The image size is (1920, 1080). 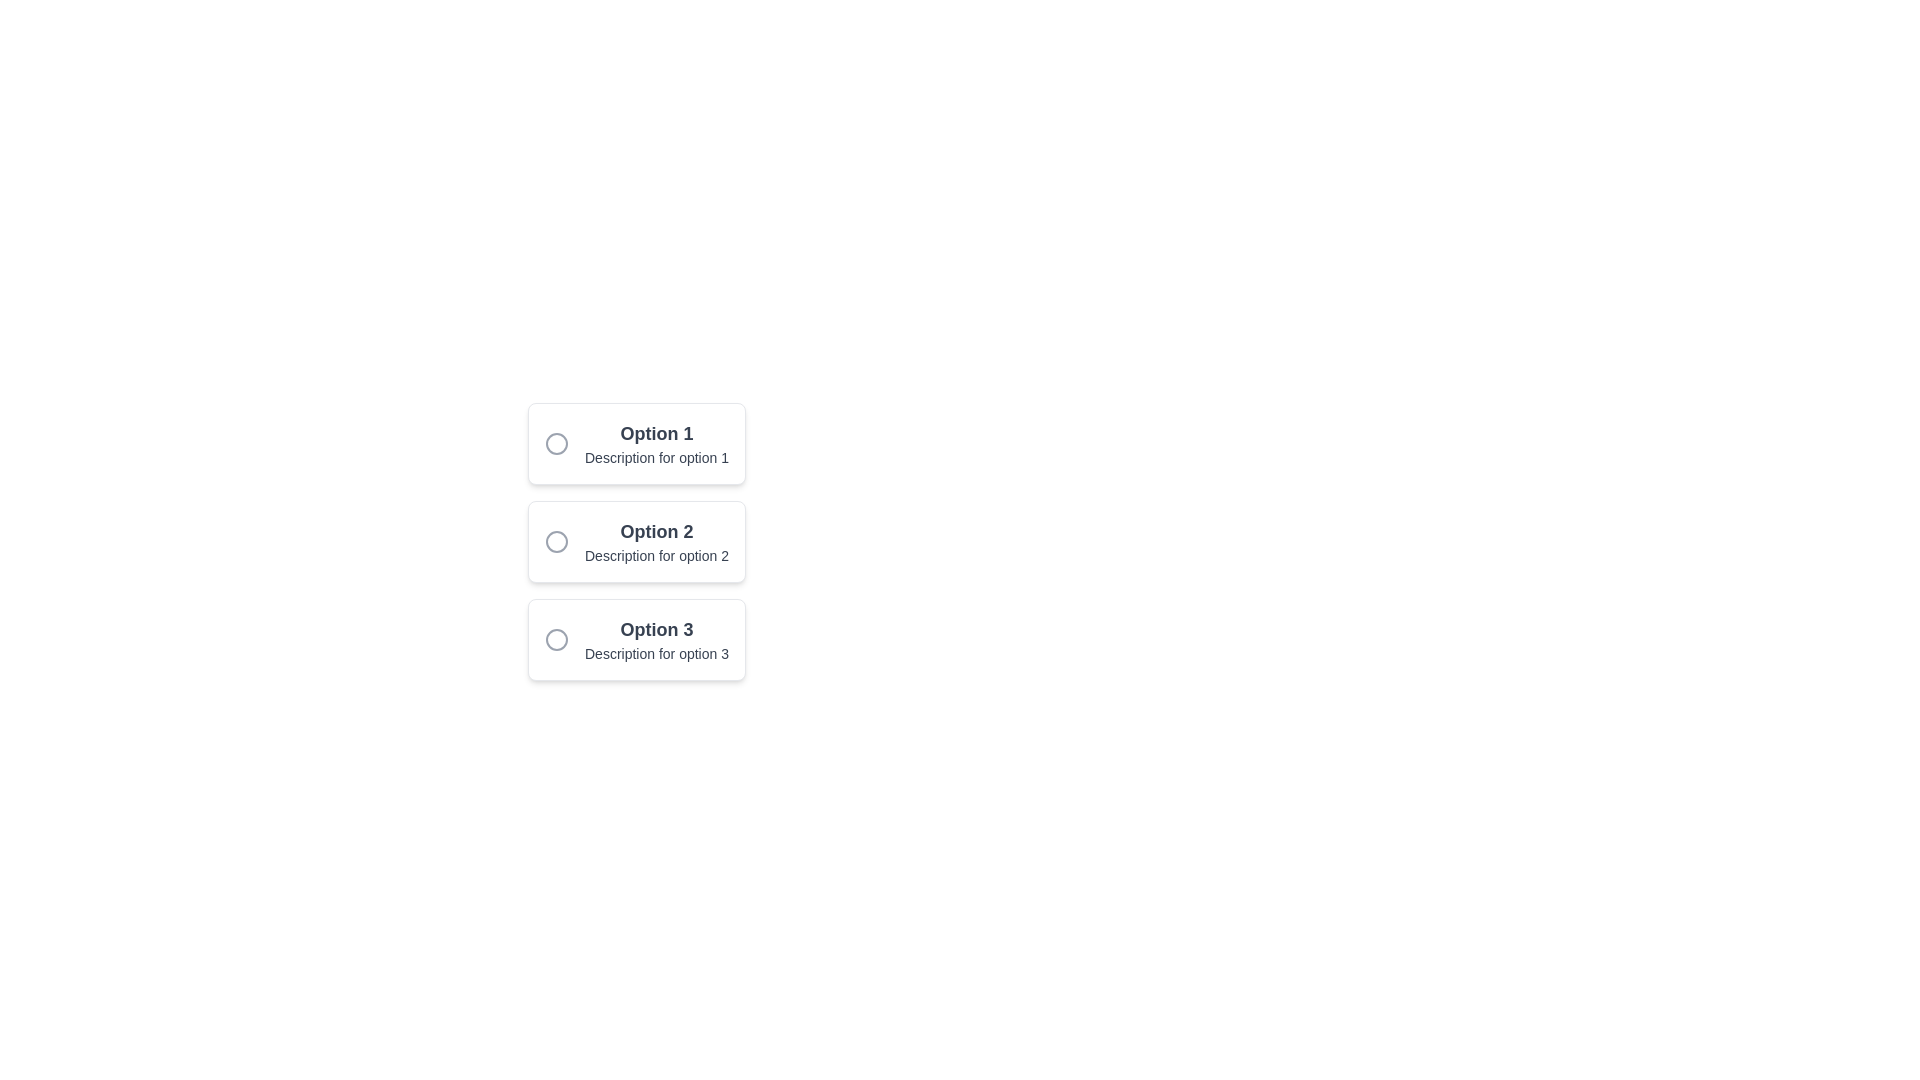 What do you see at coordinates (657, 654) in the screenshot?
I see `the text label displaying 'Description for option 3', which is located directly below 'Option 3' in the third group of a multi-option layout` at bounding box center [657, 654].